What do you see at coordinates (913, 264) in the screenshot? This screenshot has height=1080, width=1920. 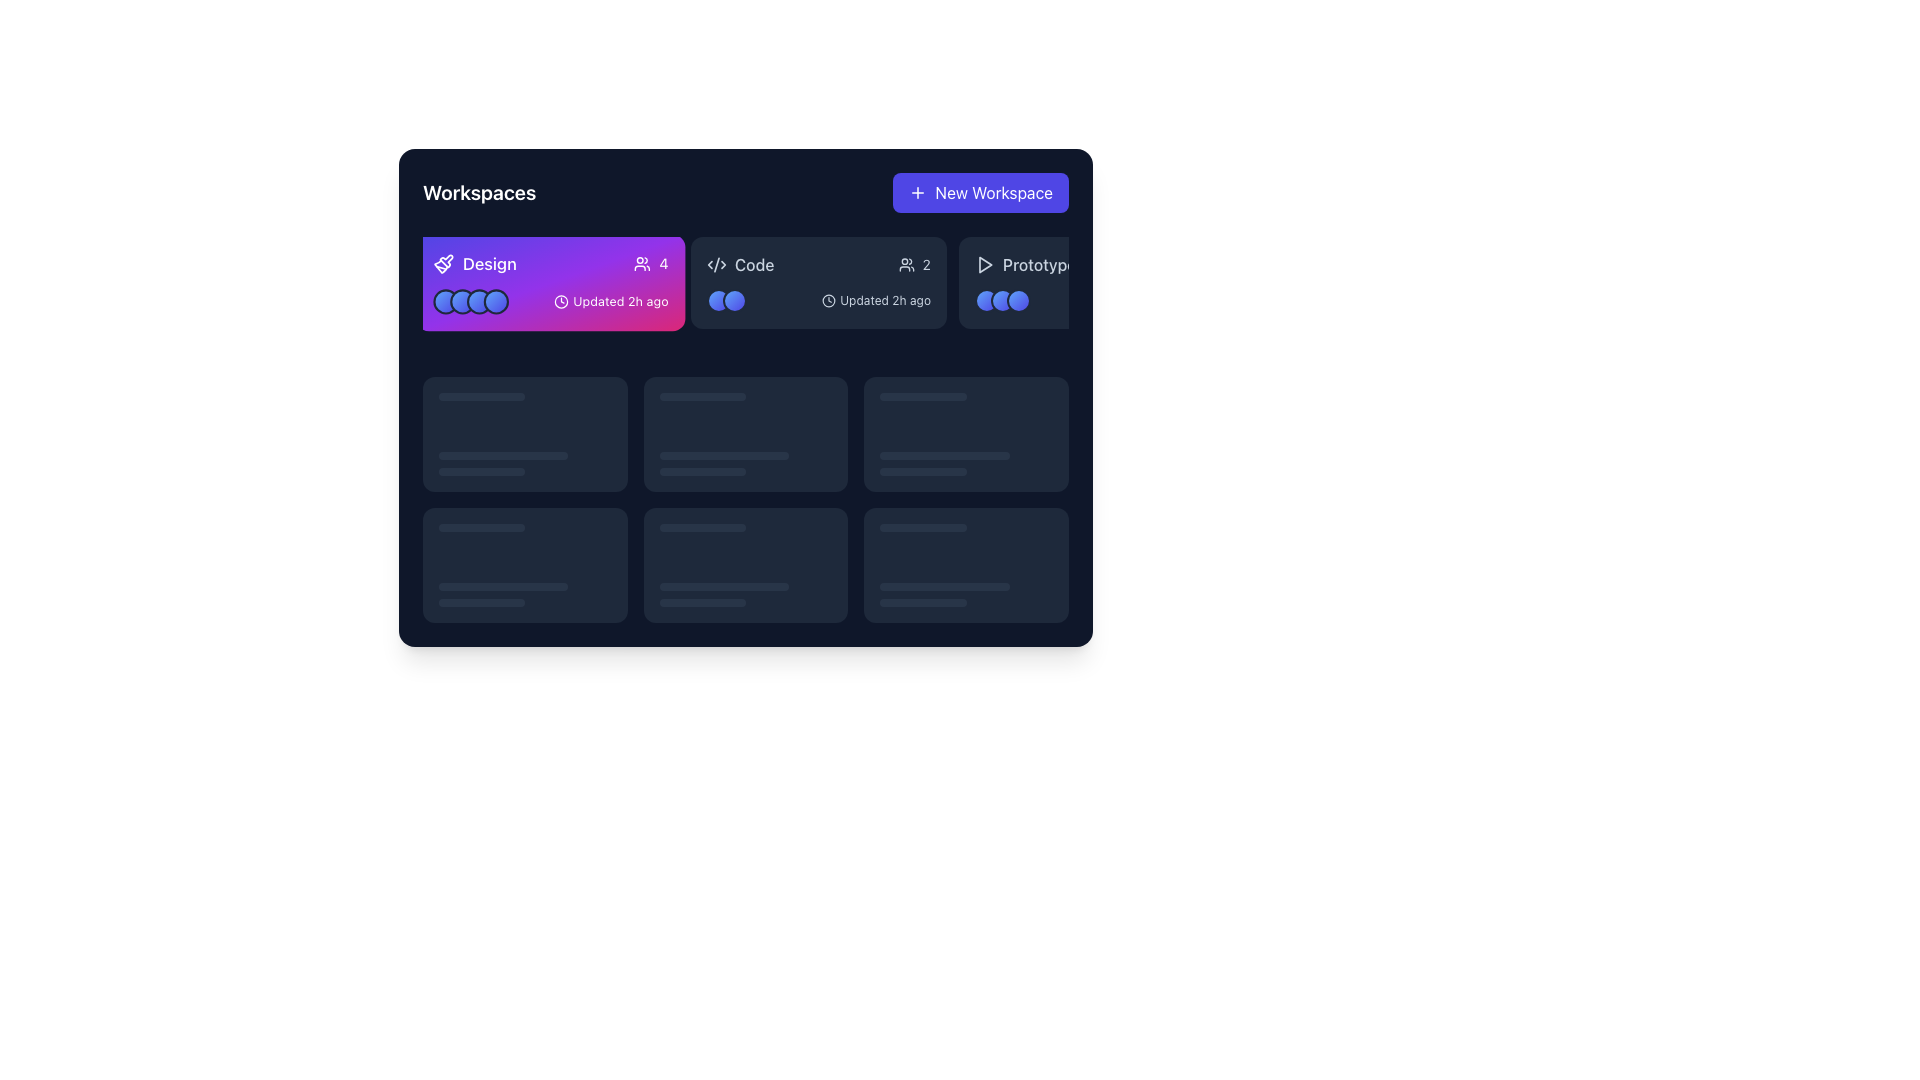 I see `the number of users displayed in the icon with the number '2' located in the header of the 'Code' workspace card towards the upper-right area` at bounding box center [913, 264].